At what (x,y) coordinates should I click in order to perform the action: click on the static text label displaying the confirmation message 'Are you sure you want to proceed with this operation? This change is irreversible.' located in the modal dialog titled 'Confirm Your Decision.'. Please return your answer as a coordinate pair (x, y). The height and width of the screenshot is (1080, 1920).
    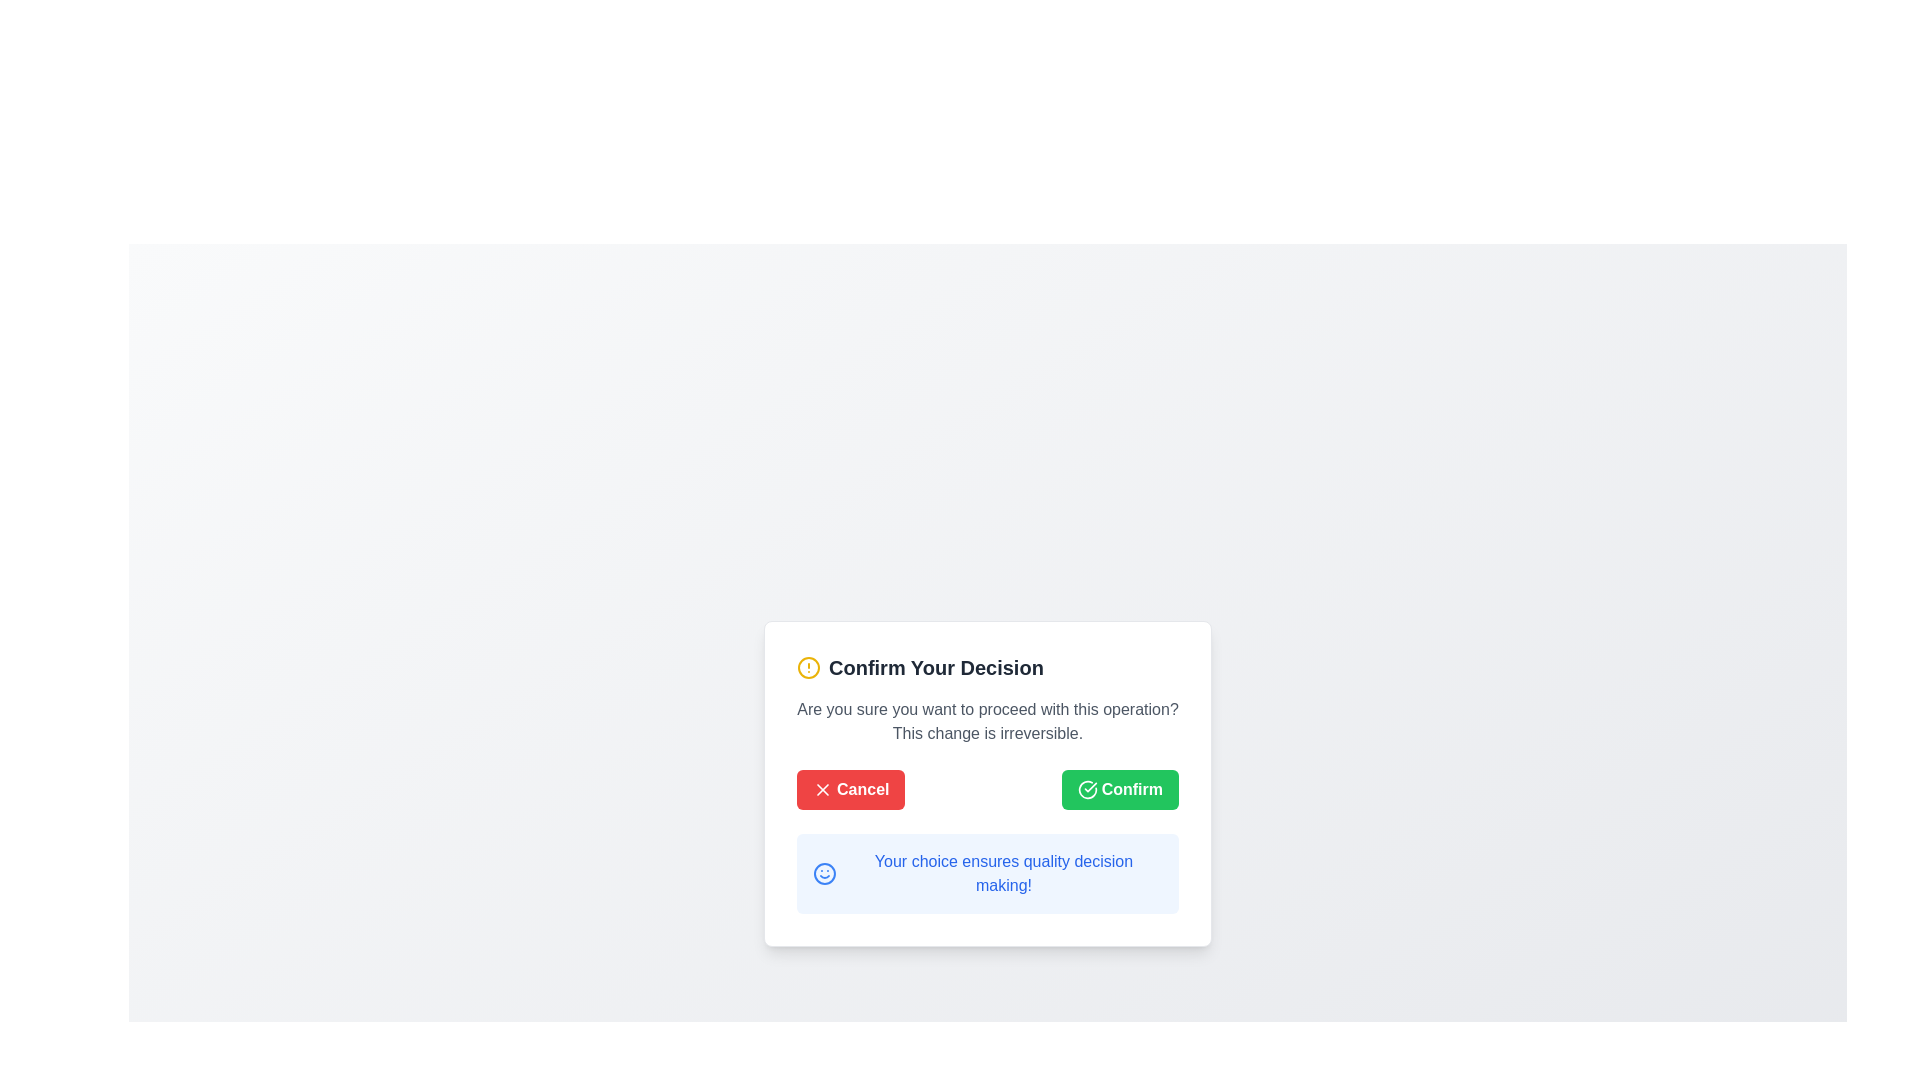
    Looking at the image, I should click on (988, 721).